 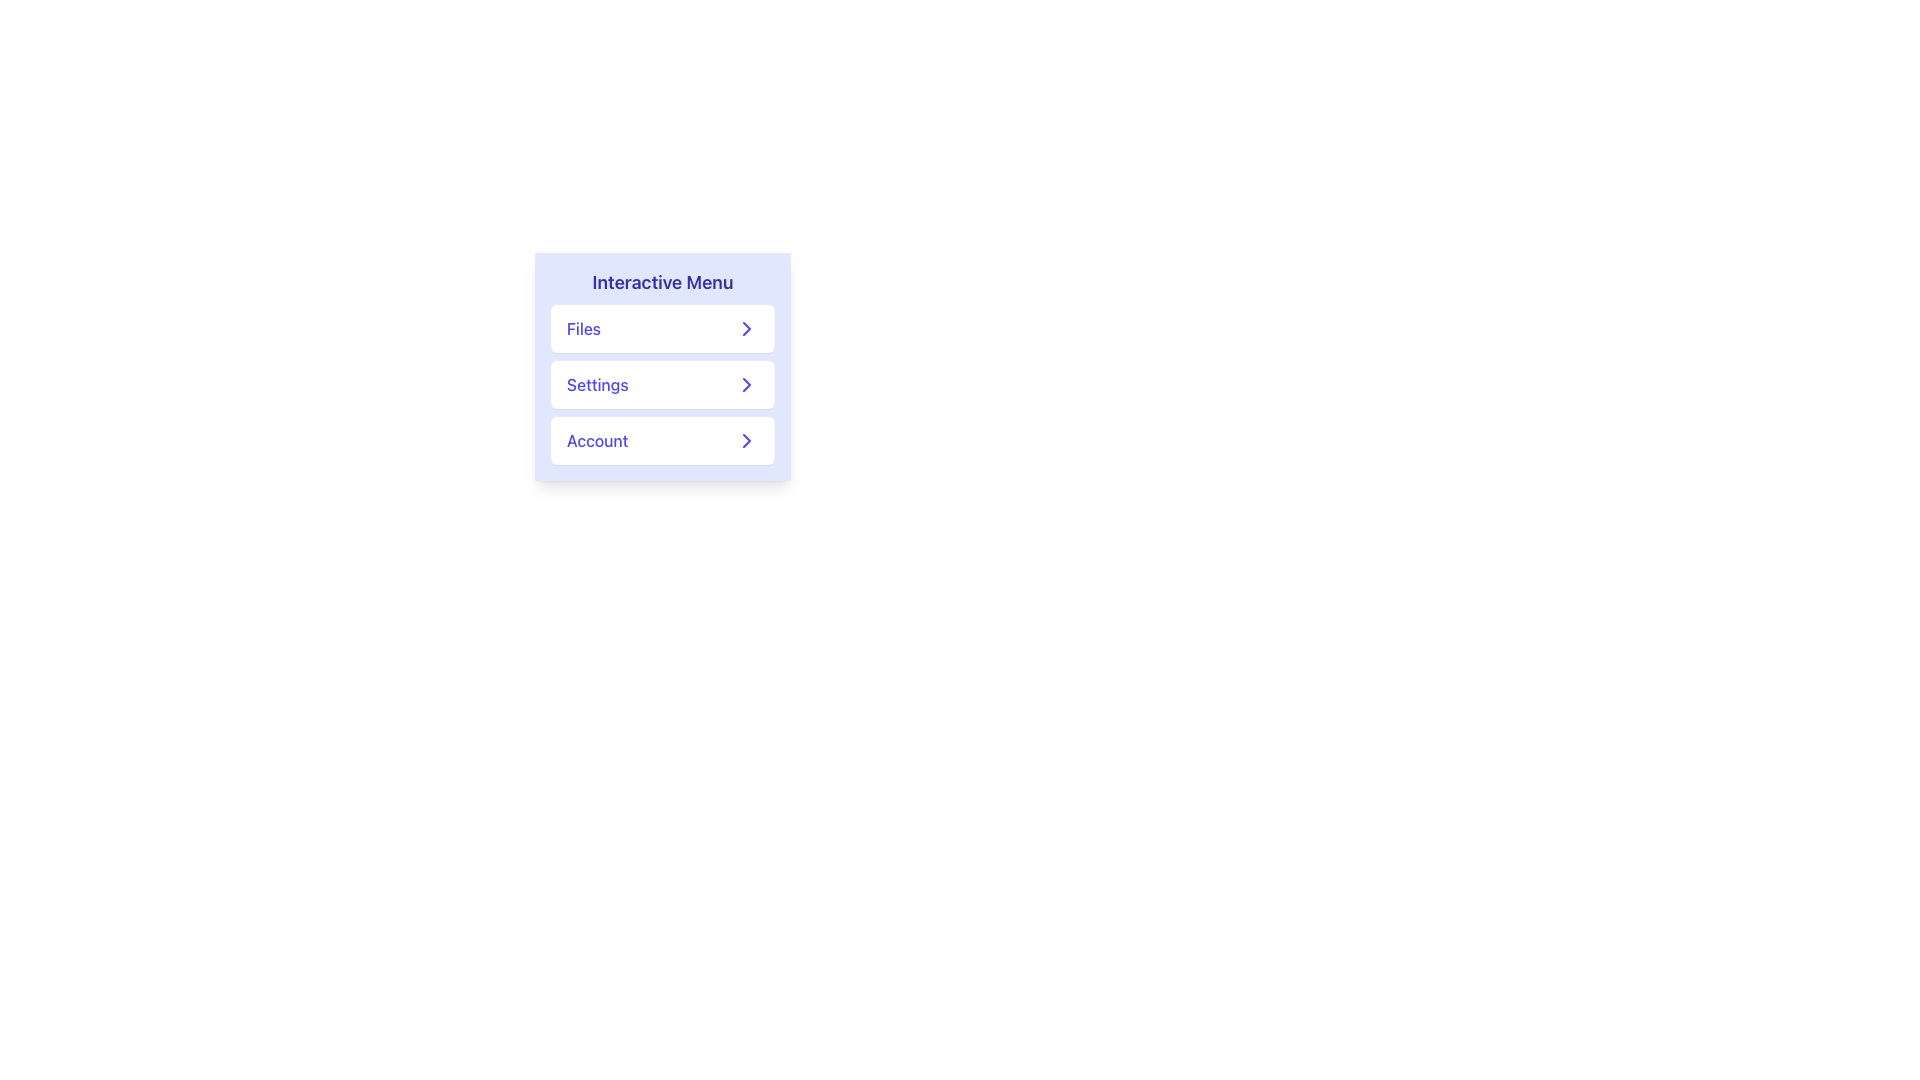 I want to click on the 'Settings' button, which is the second item in a vertical stack of three menu options, located centrally in its column, so click(x=662, y=385).